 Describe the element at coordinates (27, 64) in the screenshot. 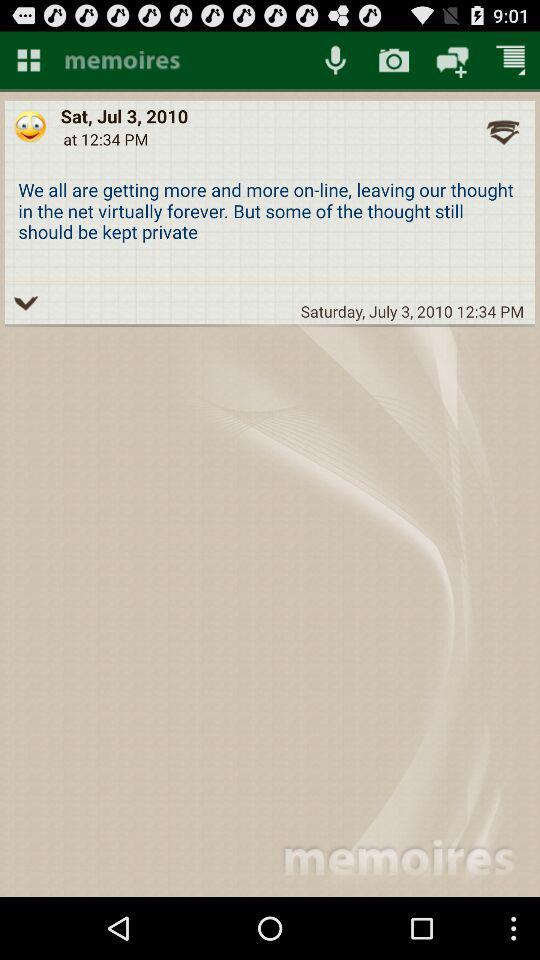

I see `the dashboard icon` at that location.